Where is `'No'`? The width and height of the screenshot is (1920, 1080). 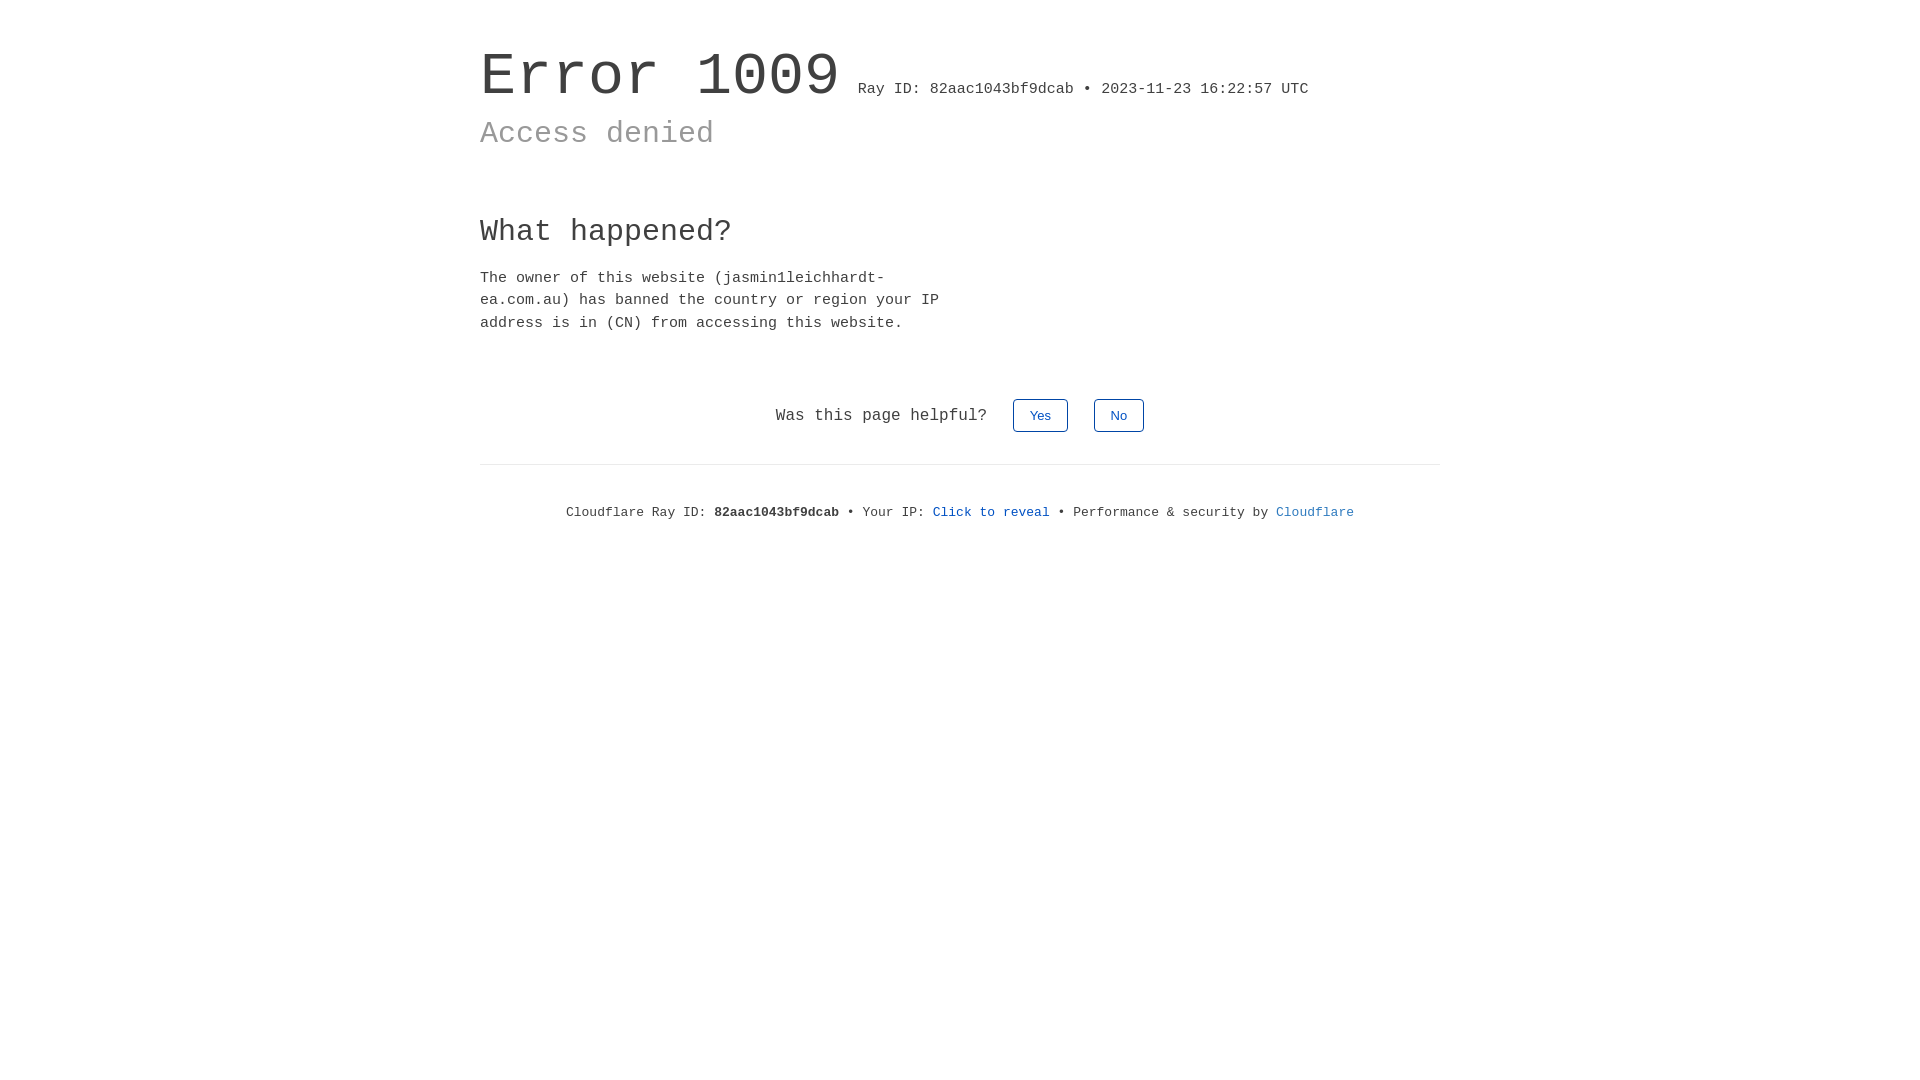
'No' is located at coordinates (1118, 414).